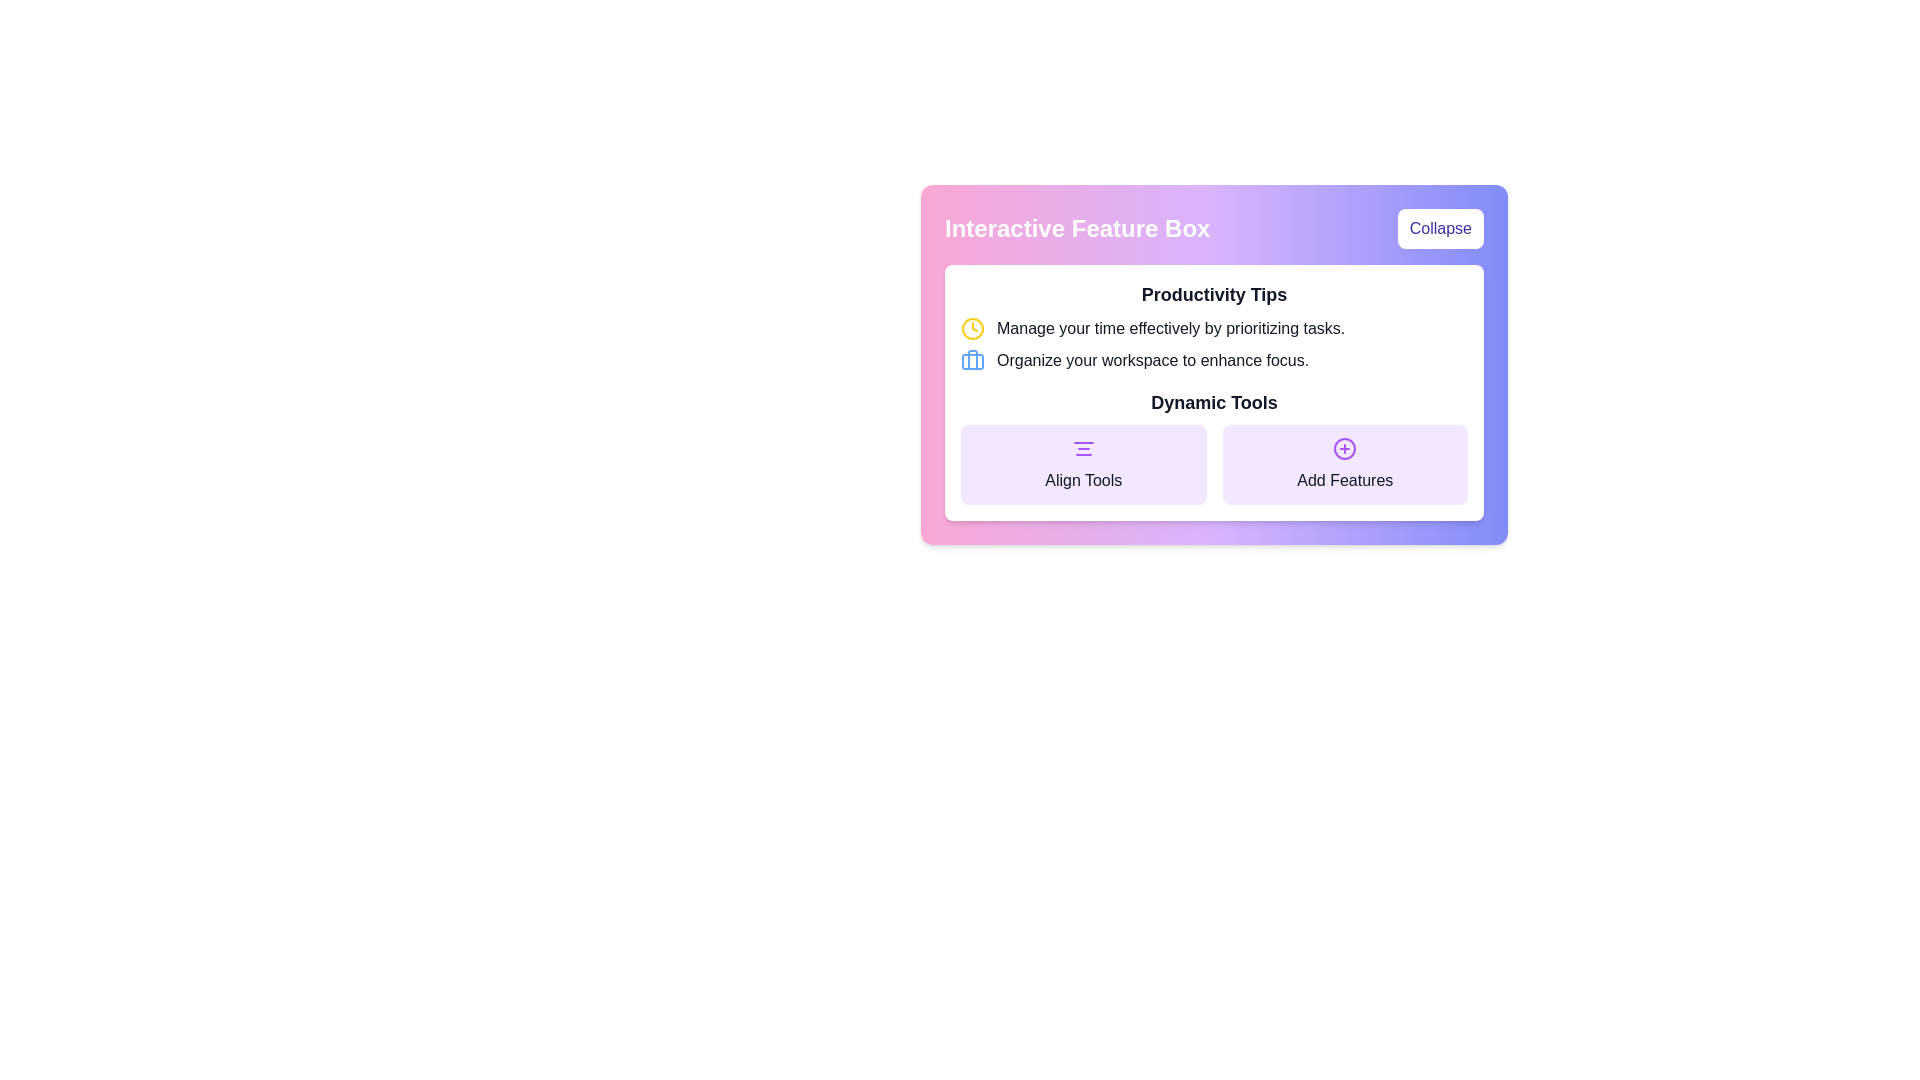 This screenshot has width=1920, height=1080. I want to click on informational text 'Organize your workspace to enhance focus.' which is represented by a blue briefcase icon, located in the lower part of the 'Productivity Tips' section as the second tip, so click(1213, 361).